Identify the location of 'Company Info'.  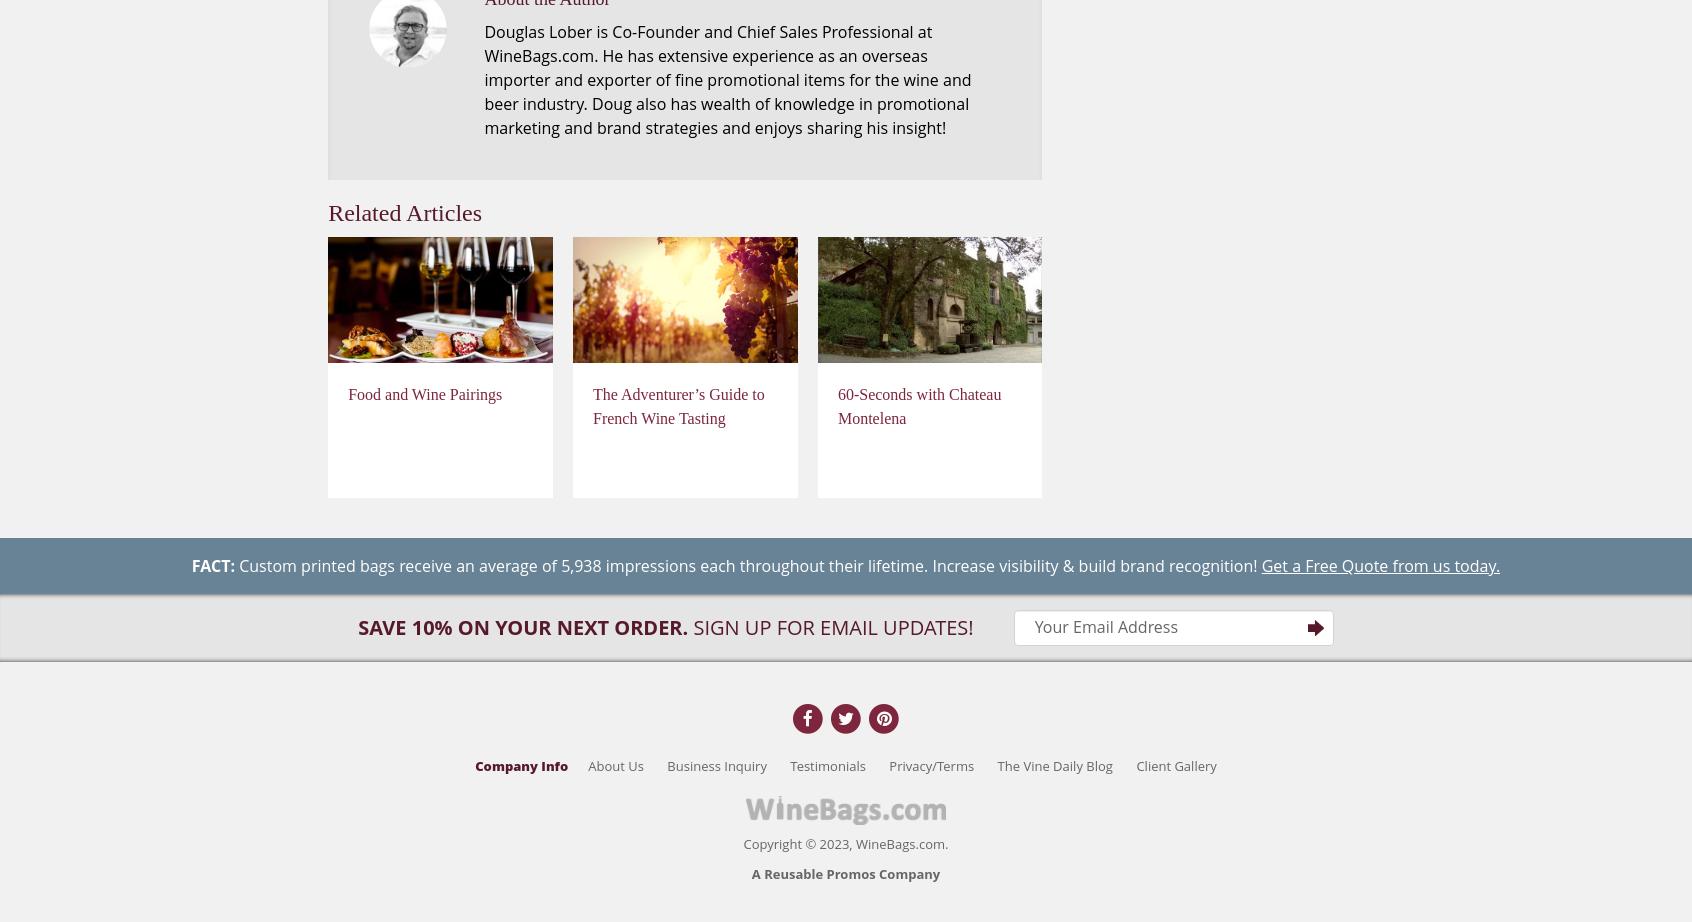
(521, 763).